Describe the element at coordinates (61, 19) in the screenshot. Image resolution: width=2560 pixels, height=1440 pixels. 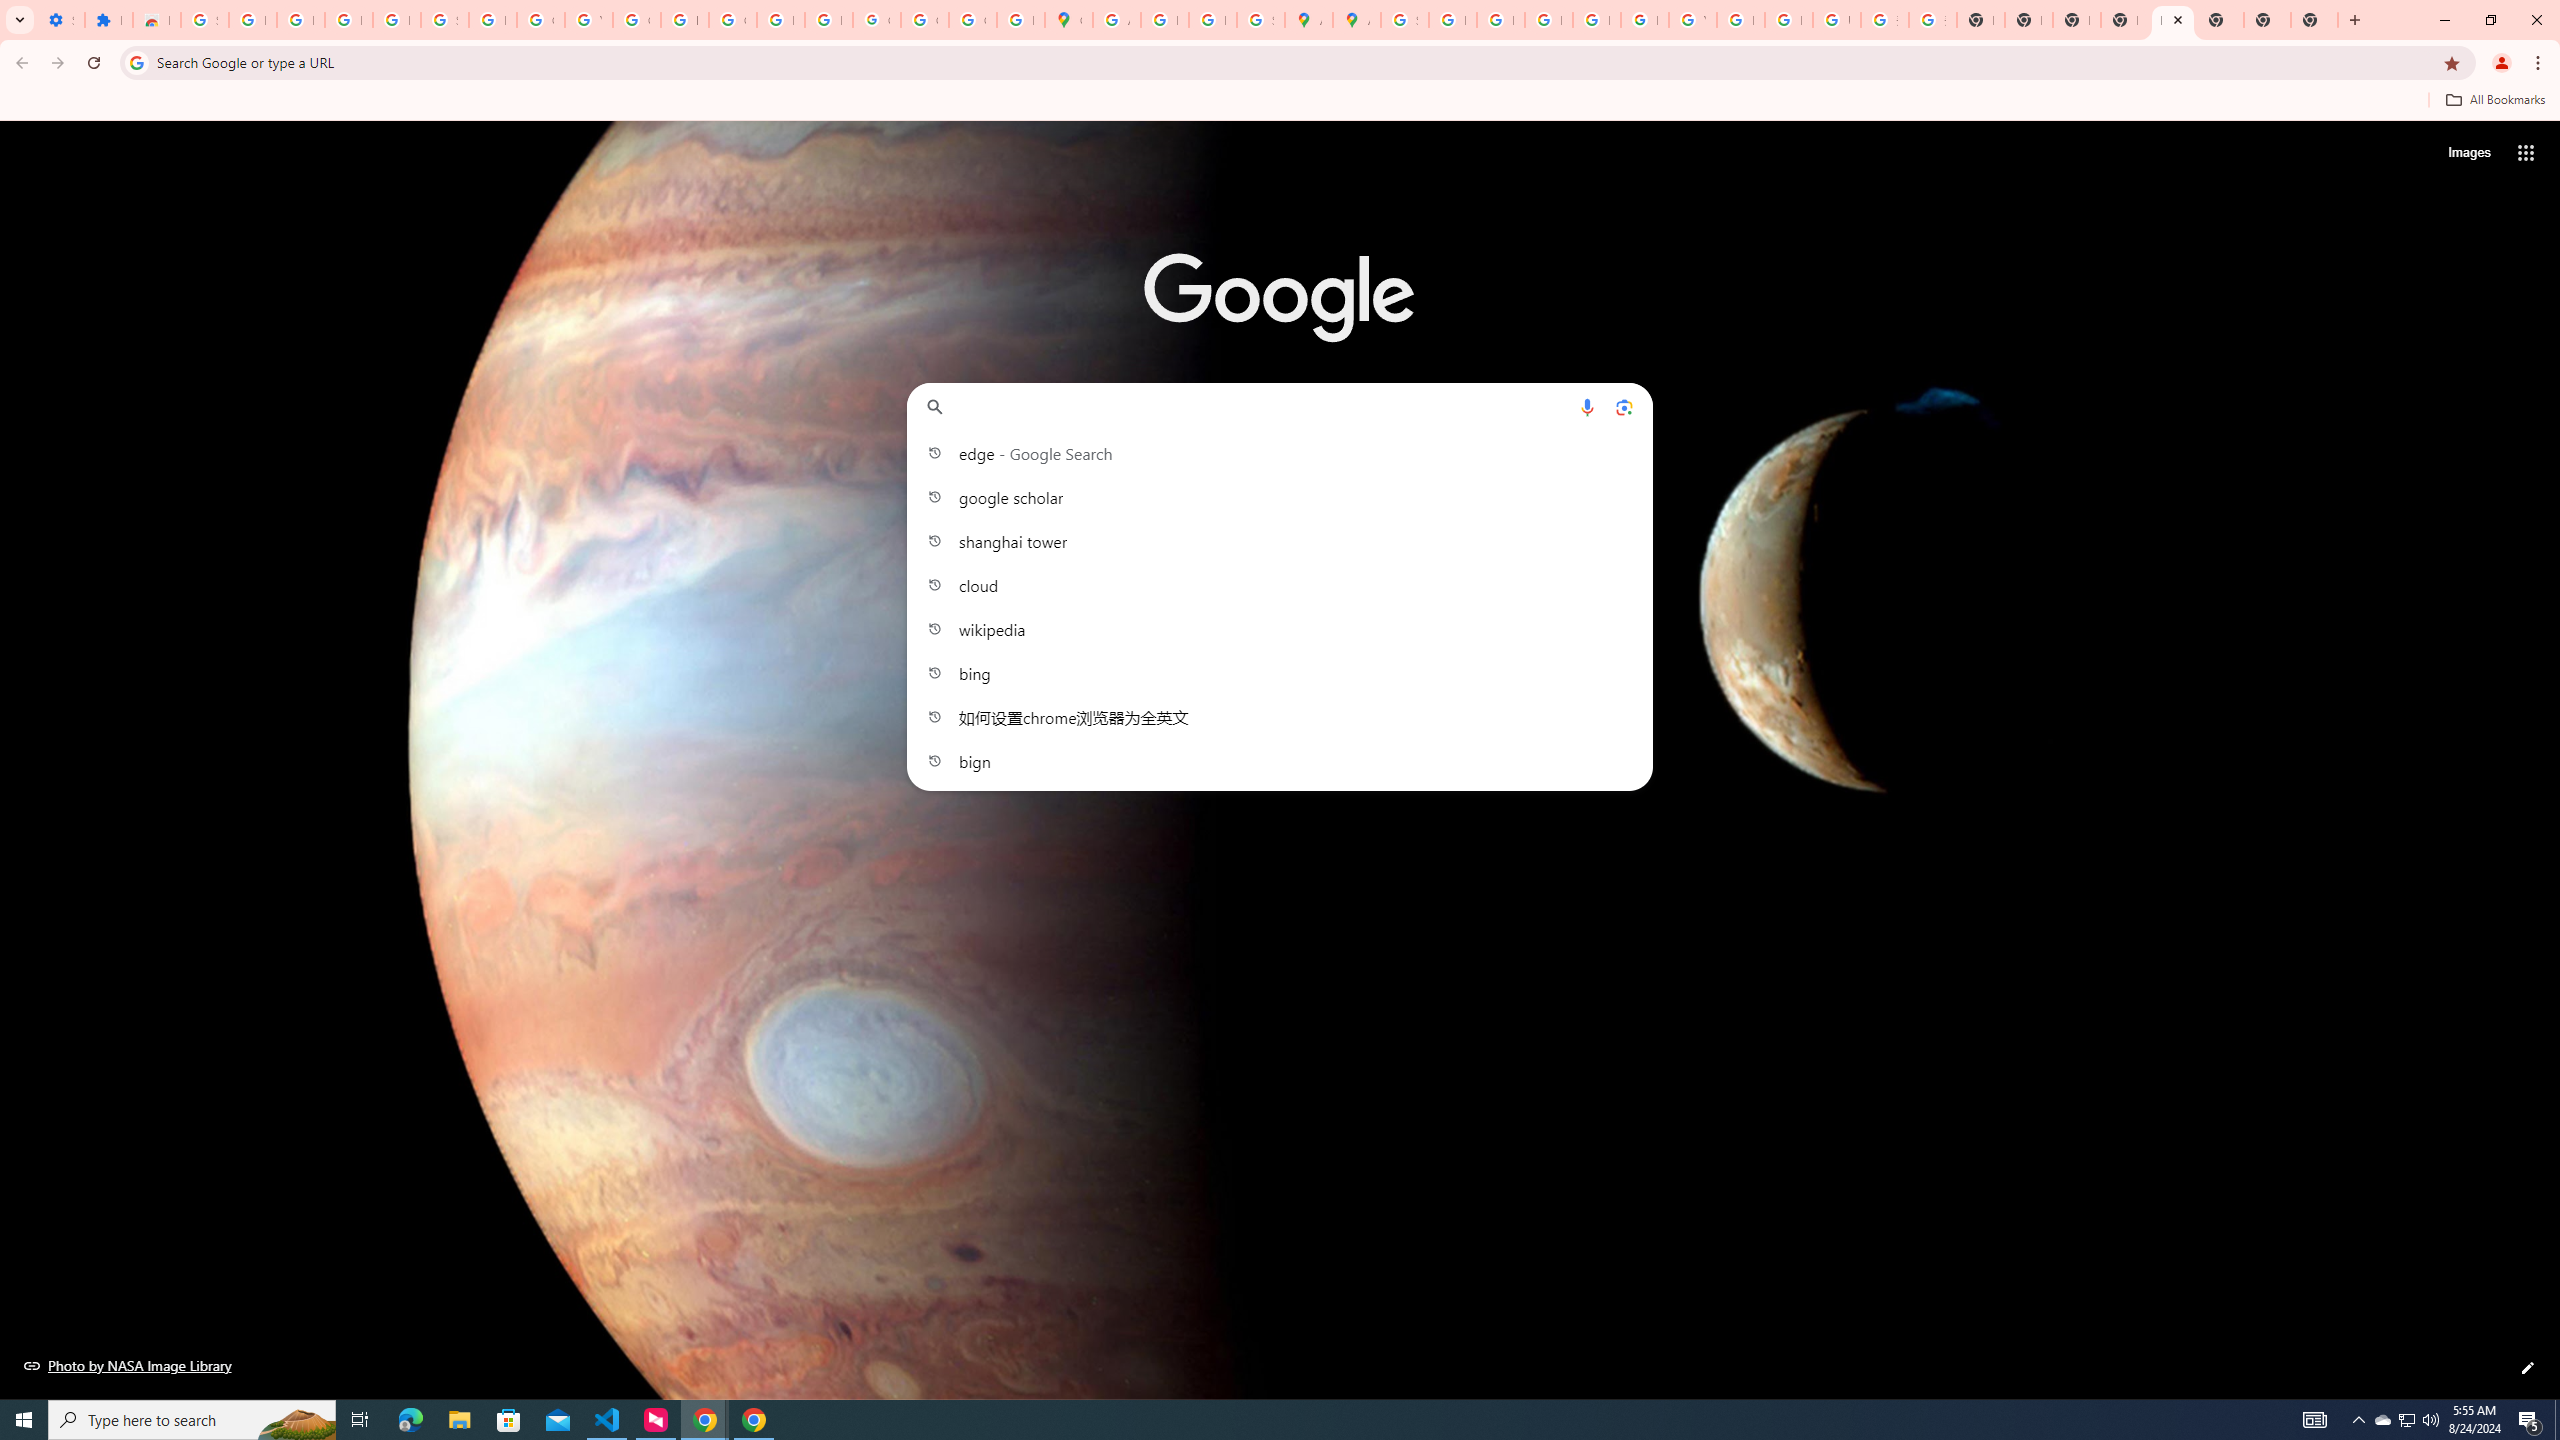
I see `'Settings - On startup'` at that location.